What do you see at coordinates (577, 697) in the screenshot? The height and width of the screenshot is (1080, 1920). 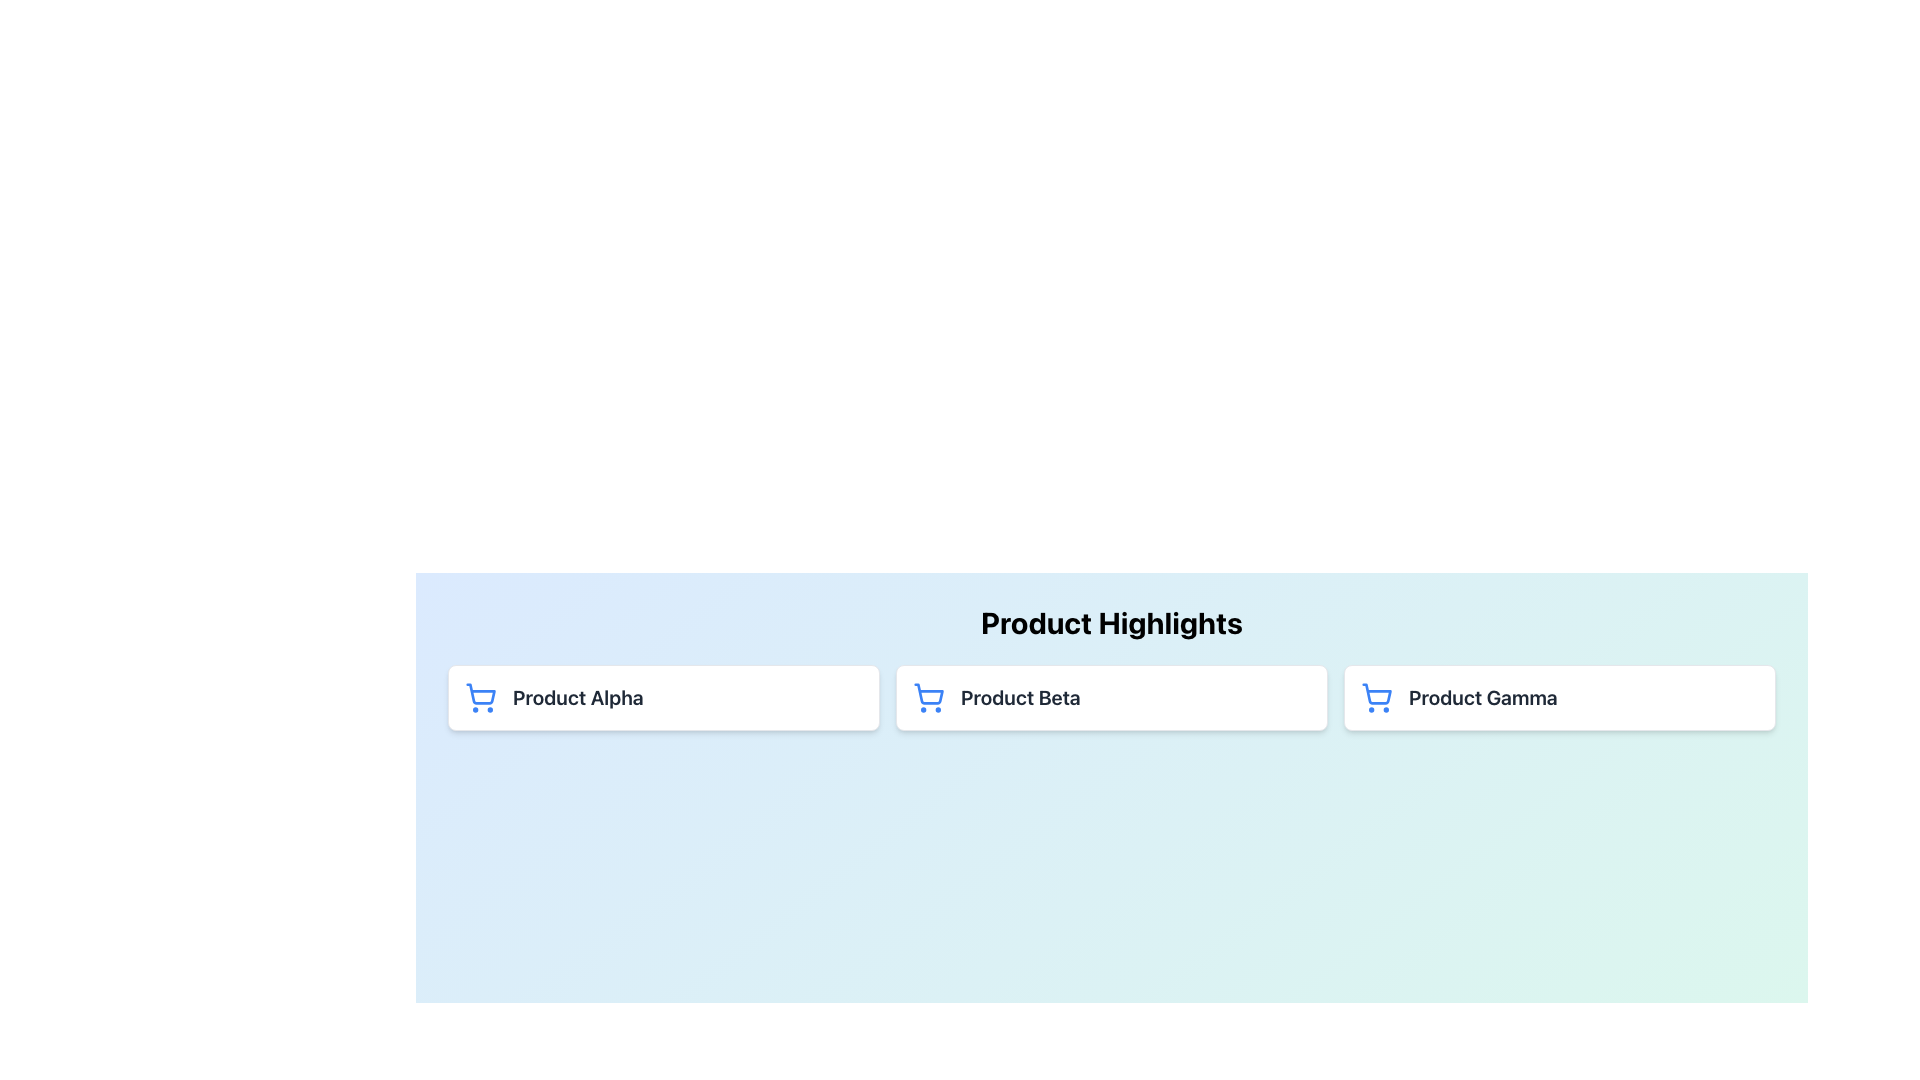 I see `the 'Product Alpha' text label, which is a bold dark gray label positioned to the right of a shopping cart icon within the first card of three horizontal cards under the 'Product Highlights' section` at bounding box center [577, 697].